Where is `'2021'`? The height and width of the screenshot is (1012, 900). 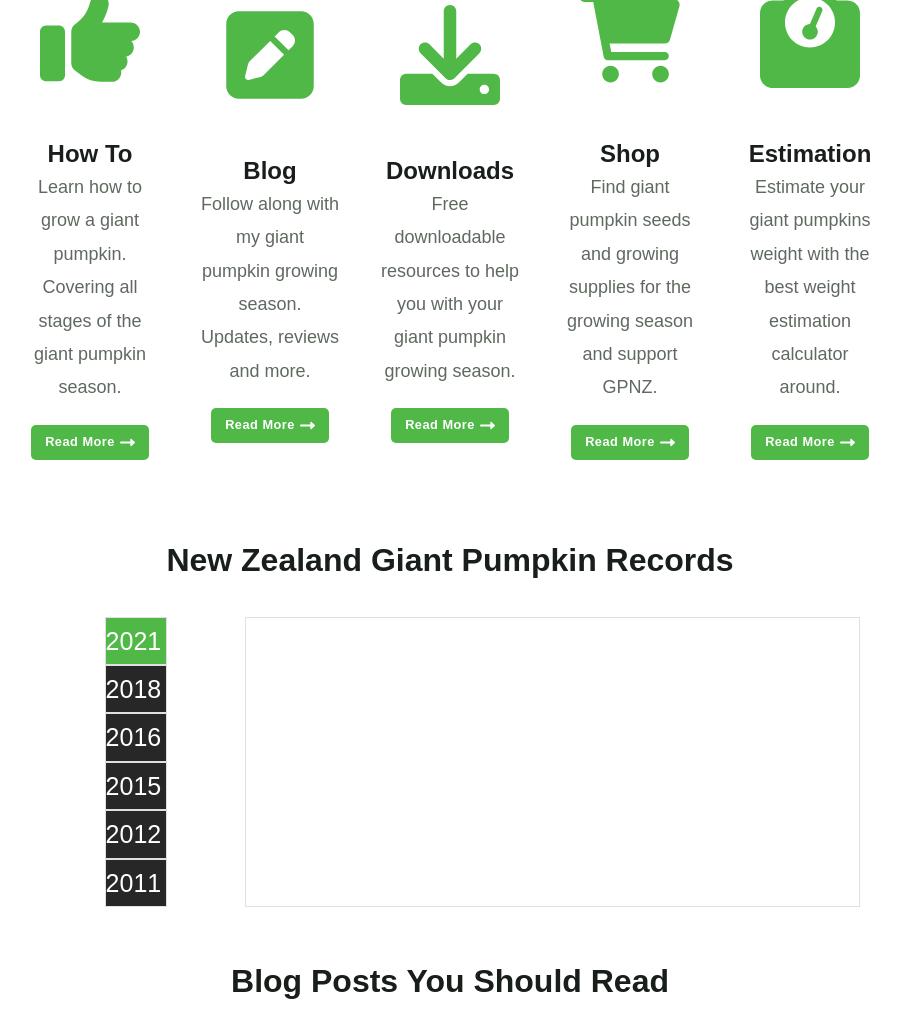
'2021' is located at coordinates (133, 639).